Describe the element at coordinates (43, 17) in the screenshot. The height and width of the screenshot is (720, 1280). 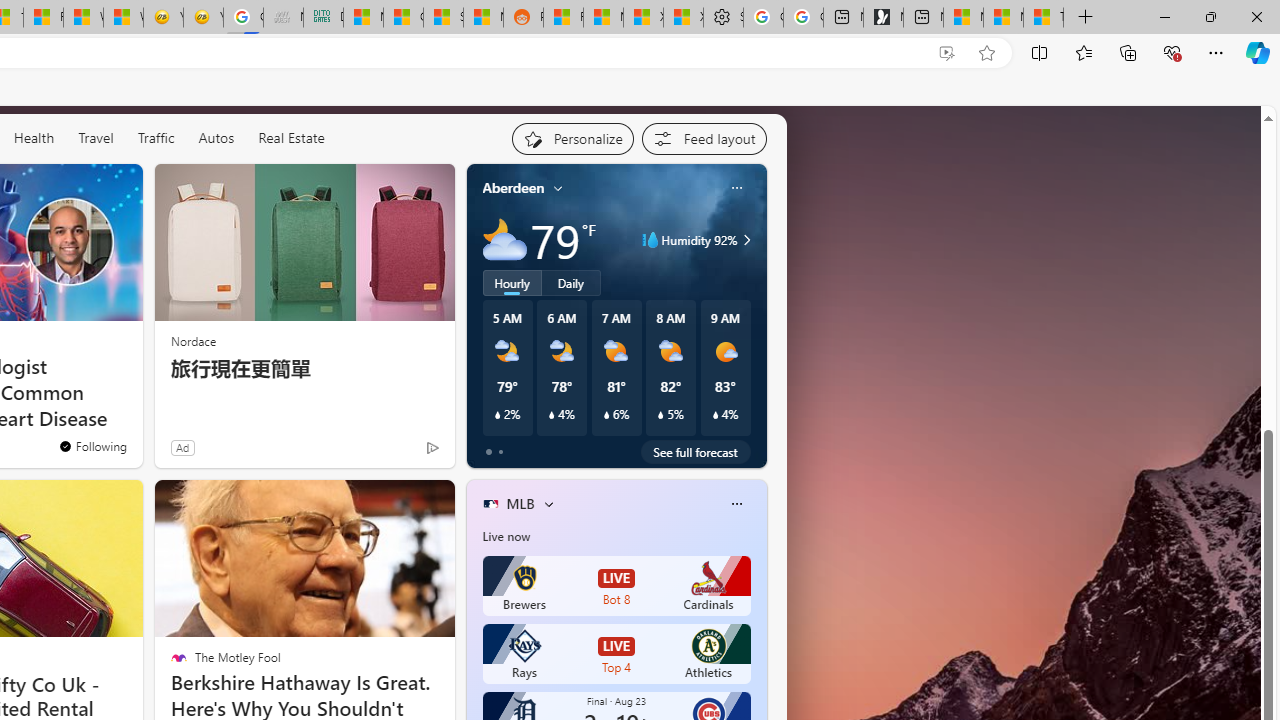
I see `'Fitness - MSN'` at that location.